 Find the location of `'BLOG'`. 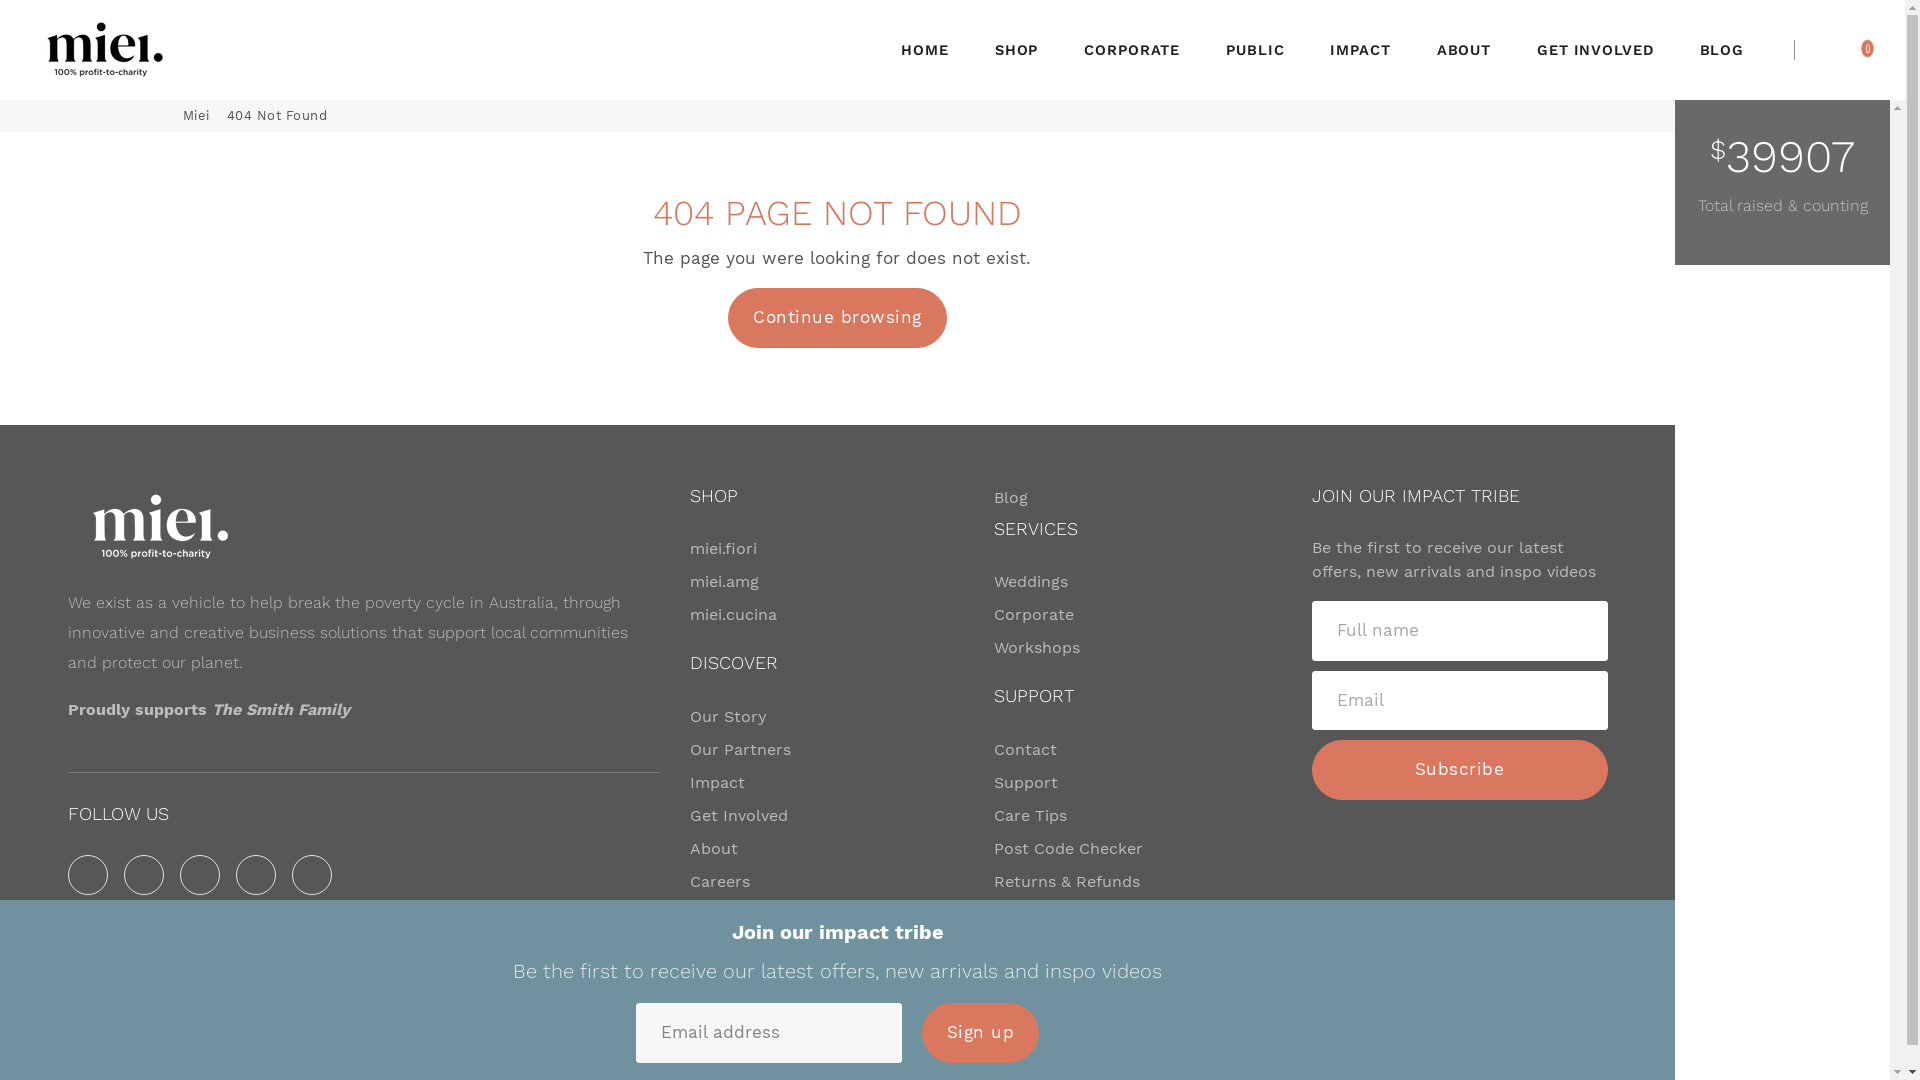

'BLOG' is located at coordinates (1721, 49).